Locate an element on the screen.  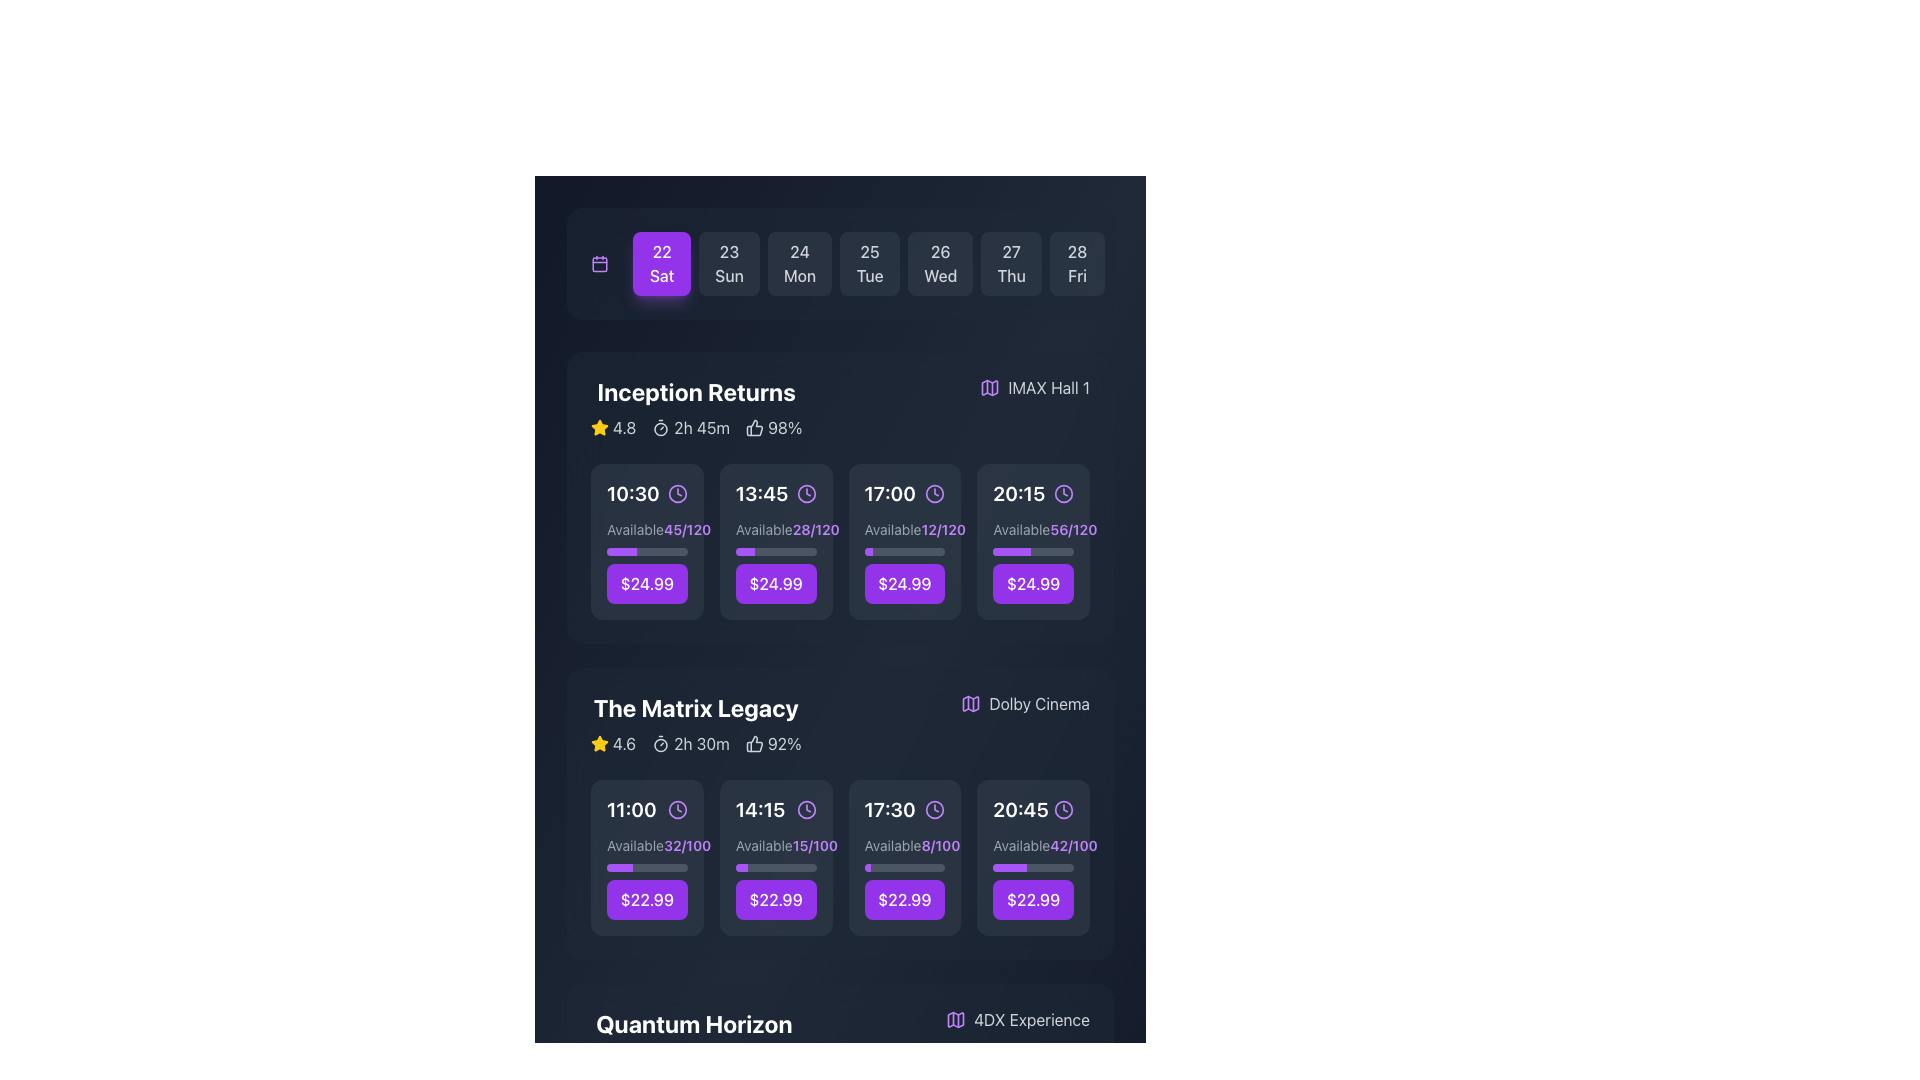
the displayed text 'Select Seats' on the text label with a white font on a purple background, which is centrally positioned within a button-like area is located at coordinates (785, 856).